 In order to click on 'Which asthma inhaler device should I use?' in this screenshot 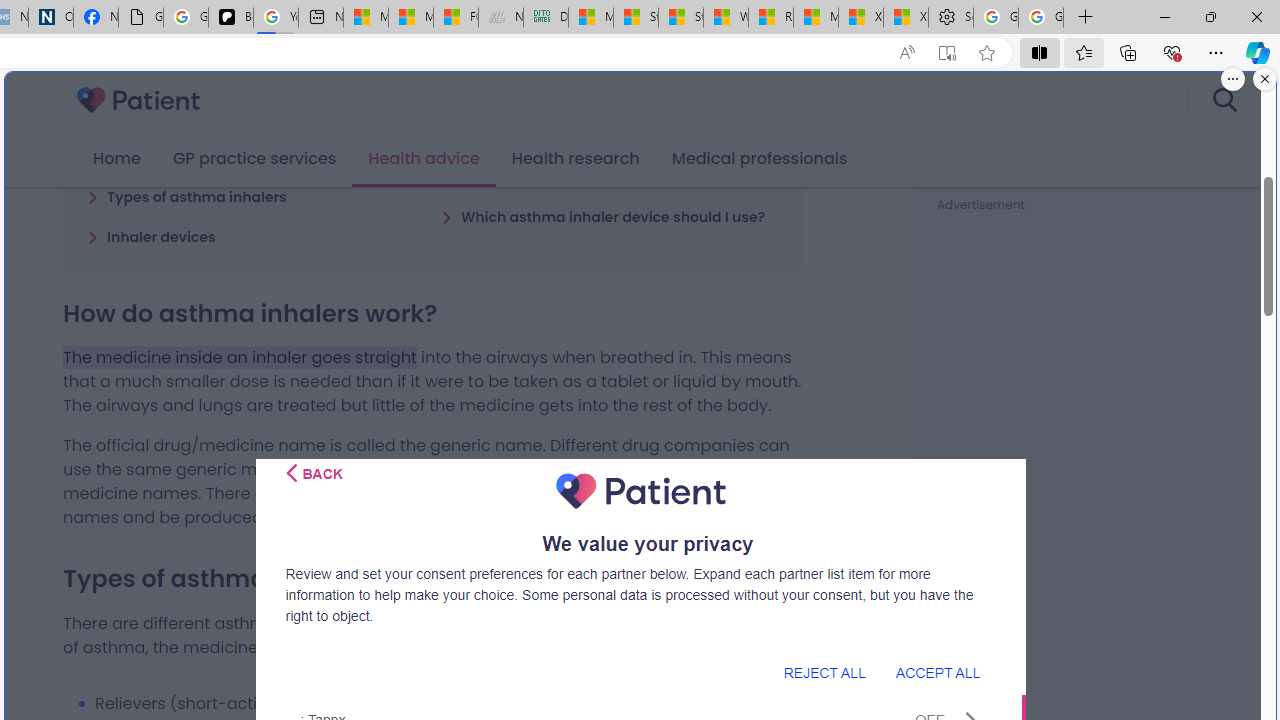, I will do `click(602, 217)`.